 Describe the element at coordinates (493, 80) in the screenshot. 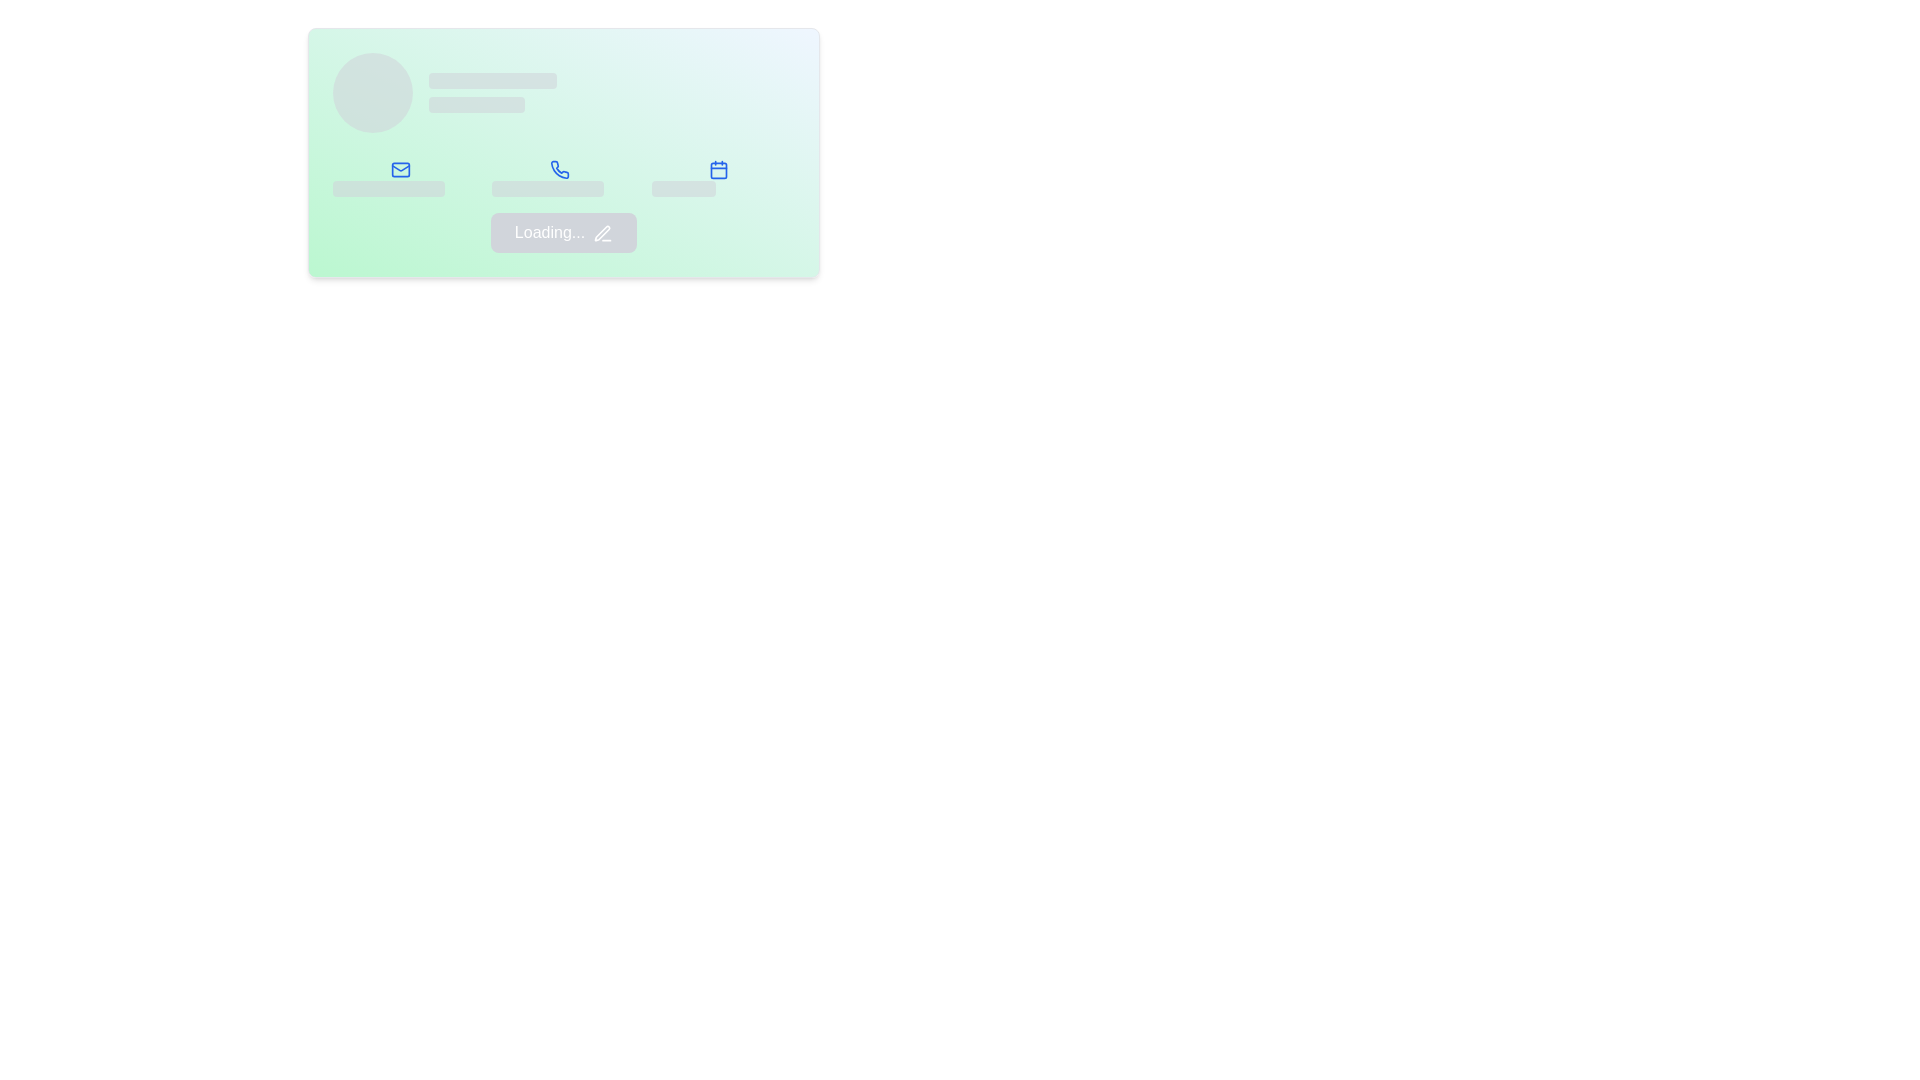

I see `the Loading placeholder located at the top-left section of the interface, indicating a loading state, positioned above another similar placeholder` at that location.